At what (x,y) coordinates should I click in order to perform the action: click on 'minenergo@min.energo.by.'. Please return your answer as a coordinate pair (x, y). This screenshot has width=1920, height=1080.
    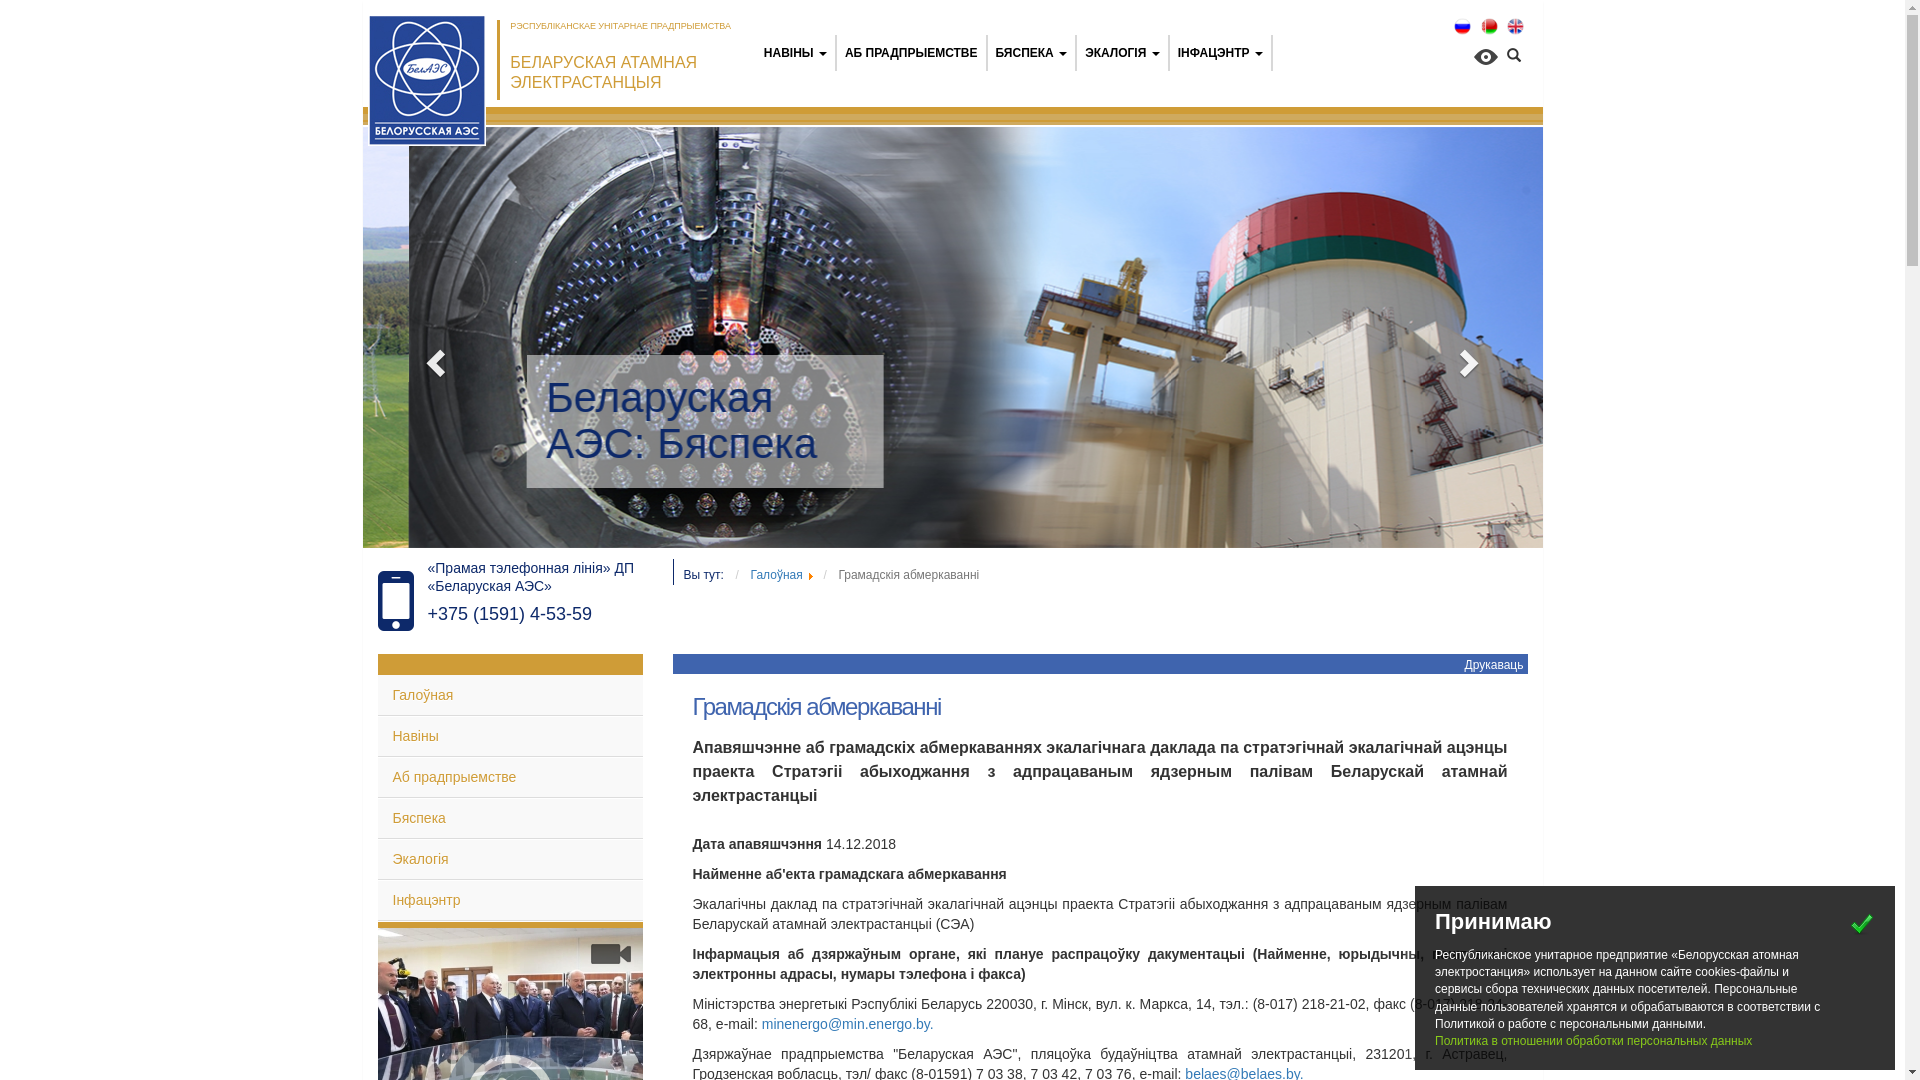
    Looking at the image, I should click on (848, 1023).